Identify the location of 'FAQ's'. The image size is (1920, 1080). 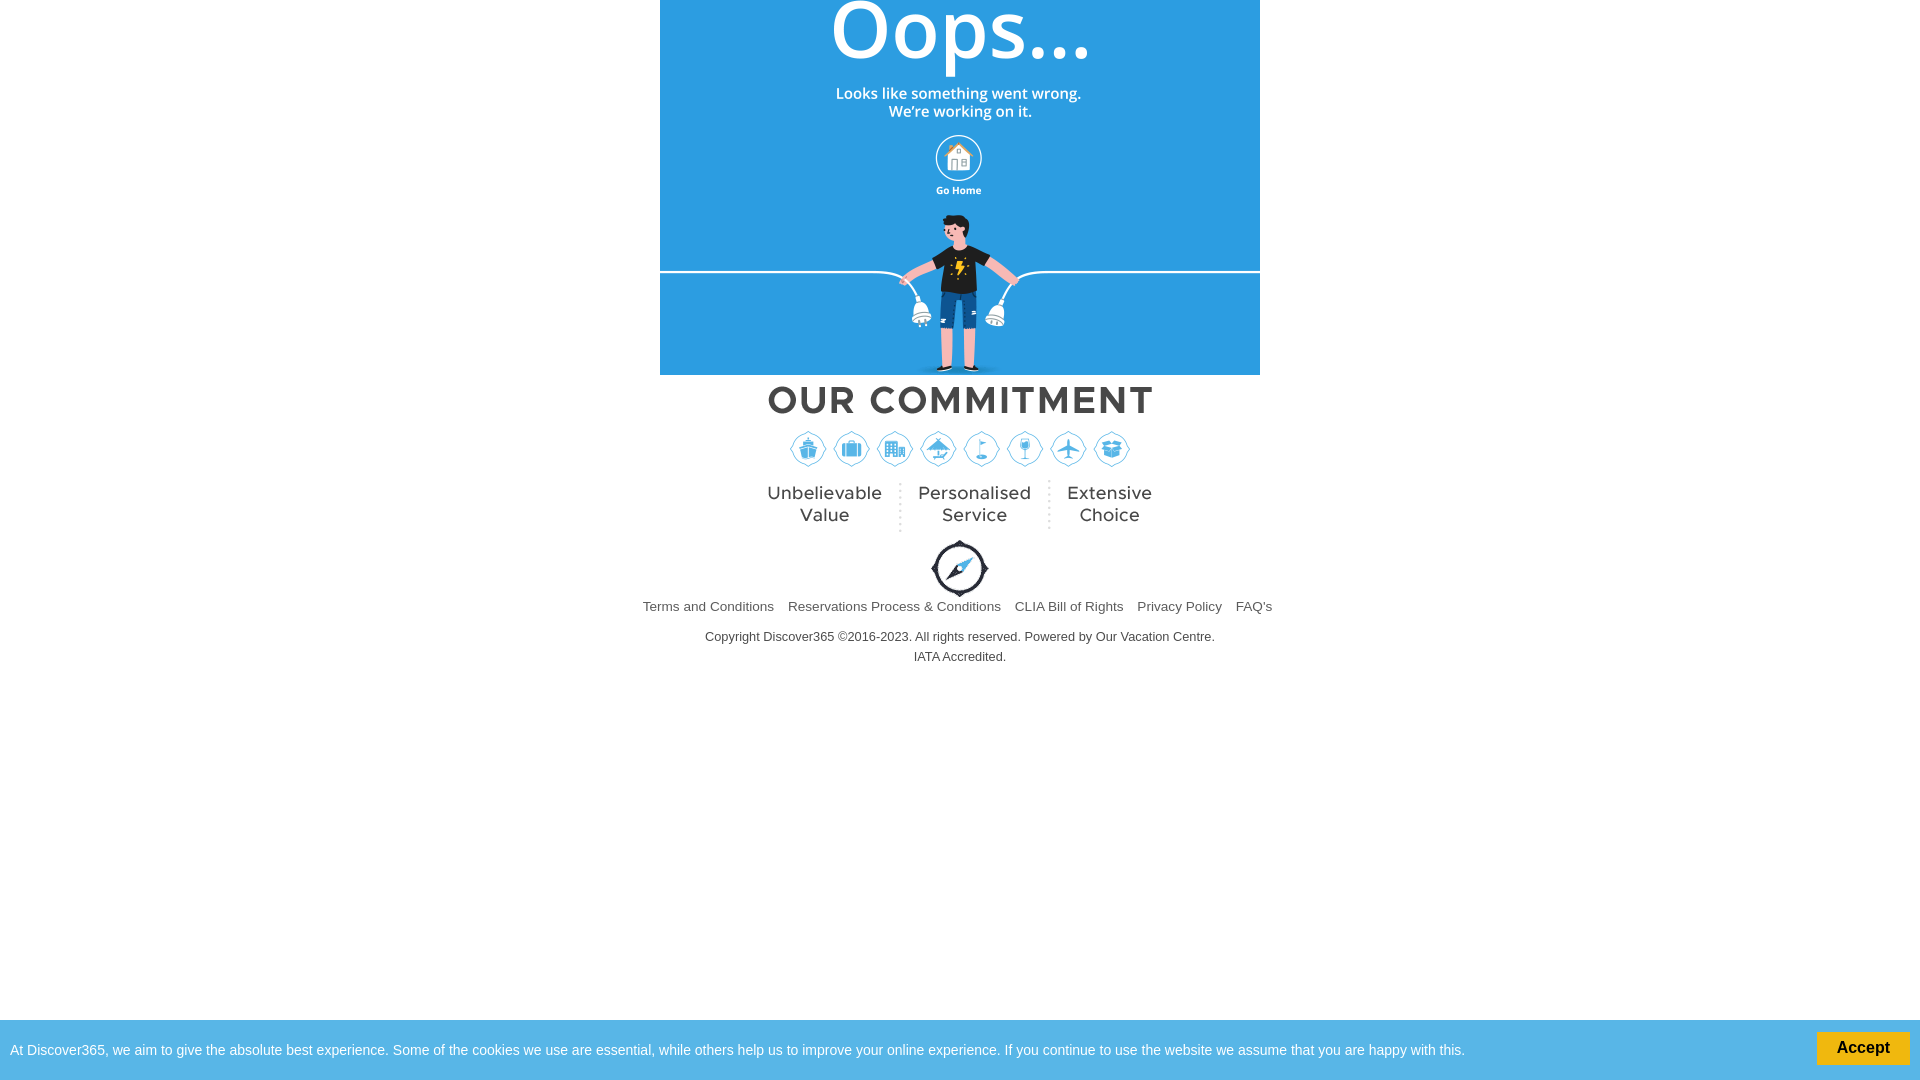
(1253, 605).